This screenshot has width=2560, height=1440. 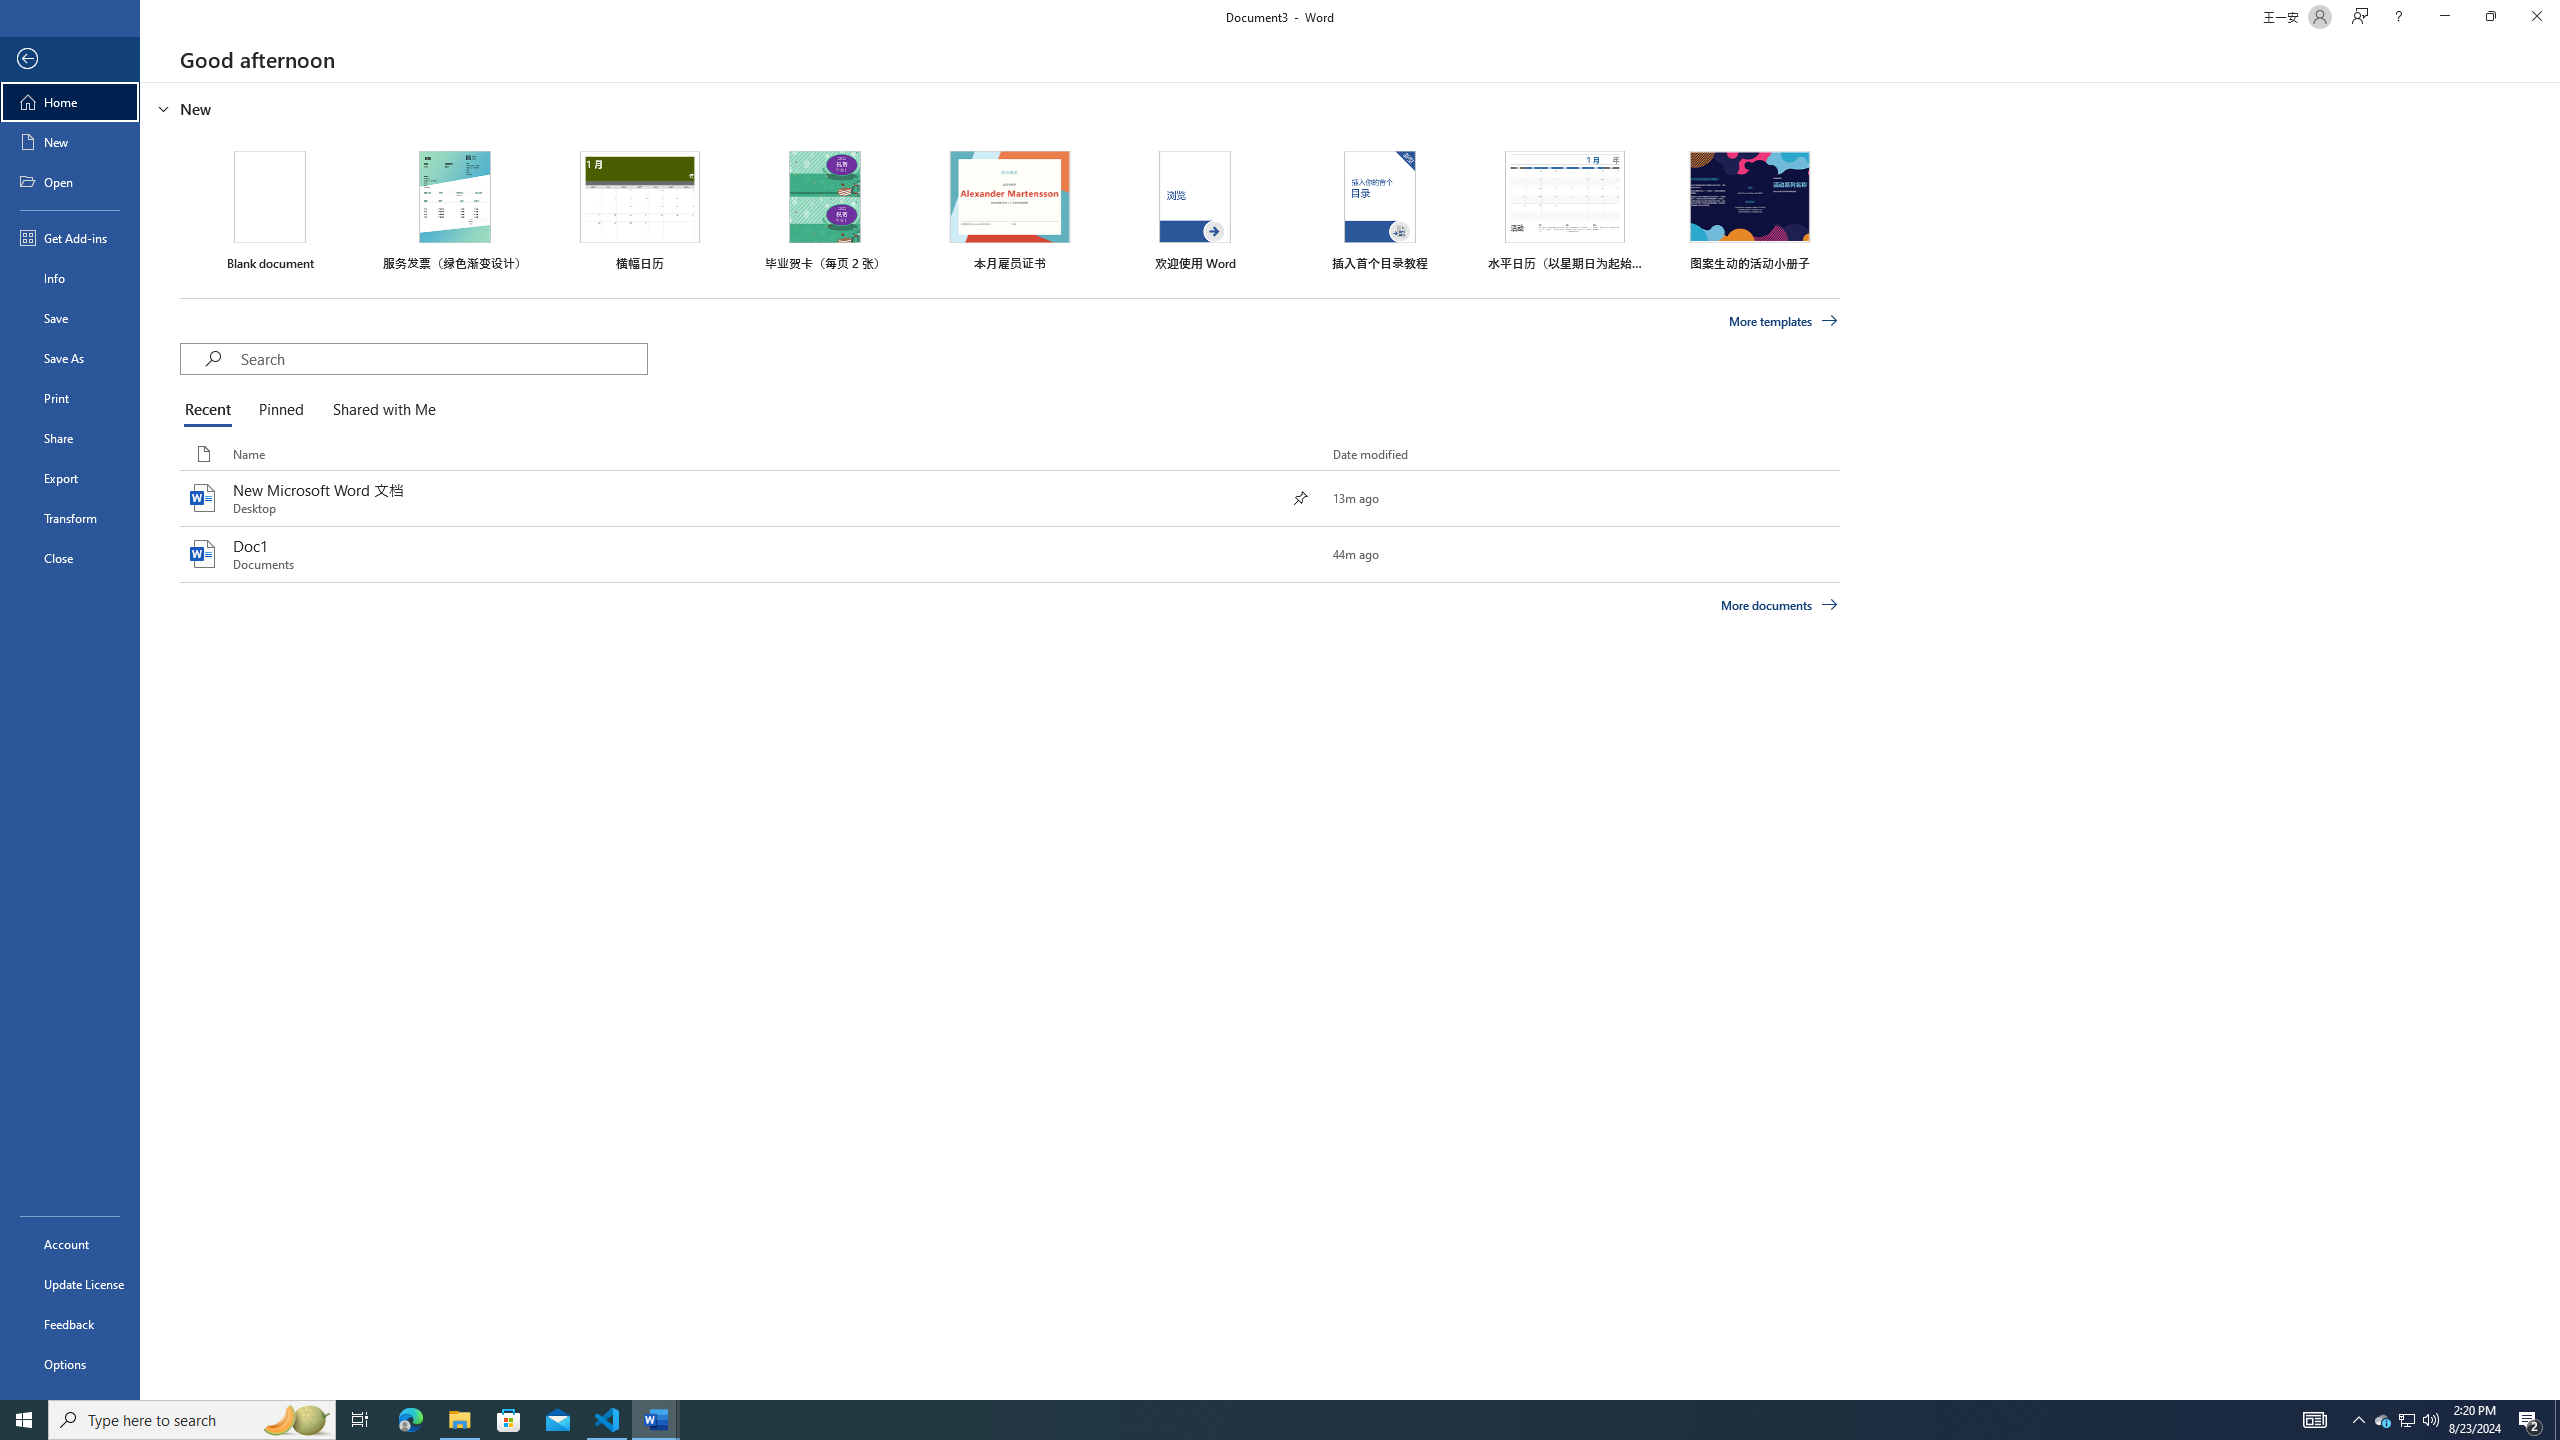 I want to click on 'New', so click(x=69, y=141).